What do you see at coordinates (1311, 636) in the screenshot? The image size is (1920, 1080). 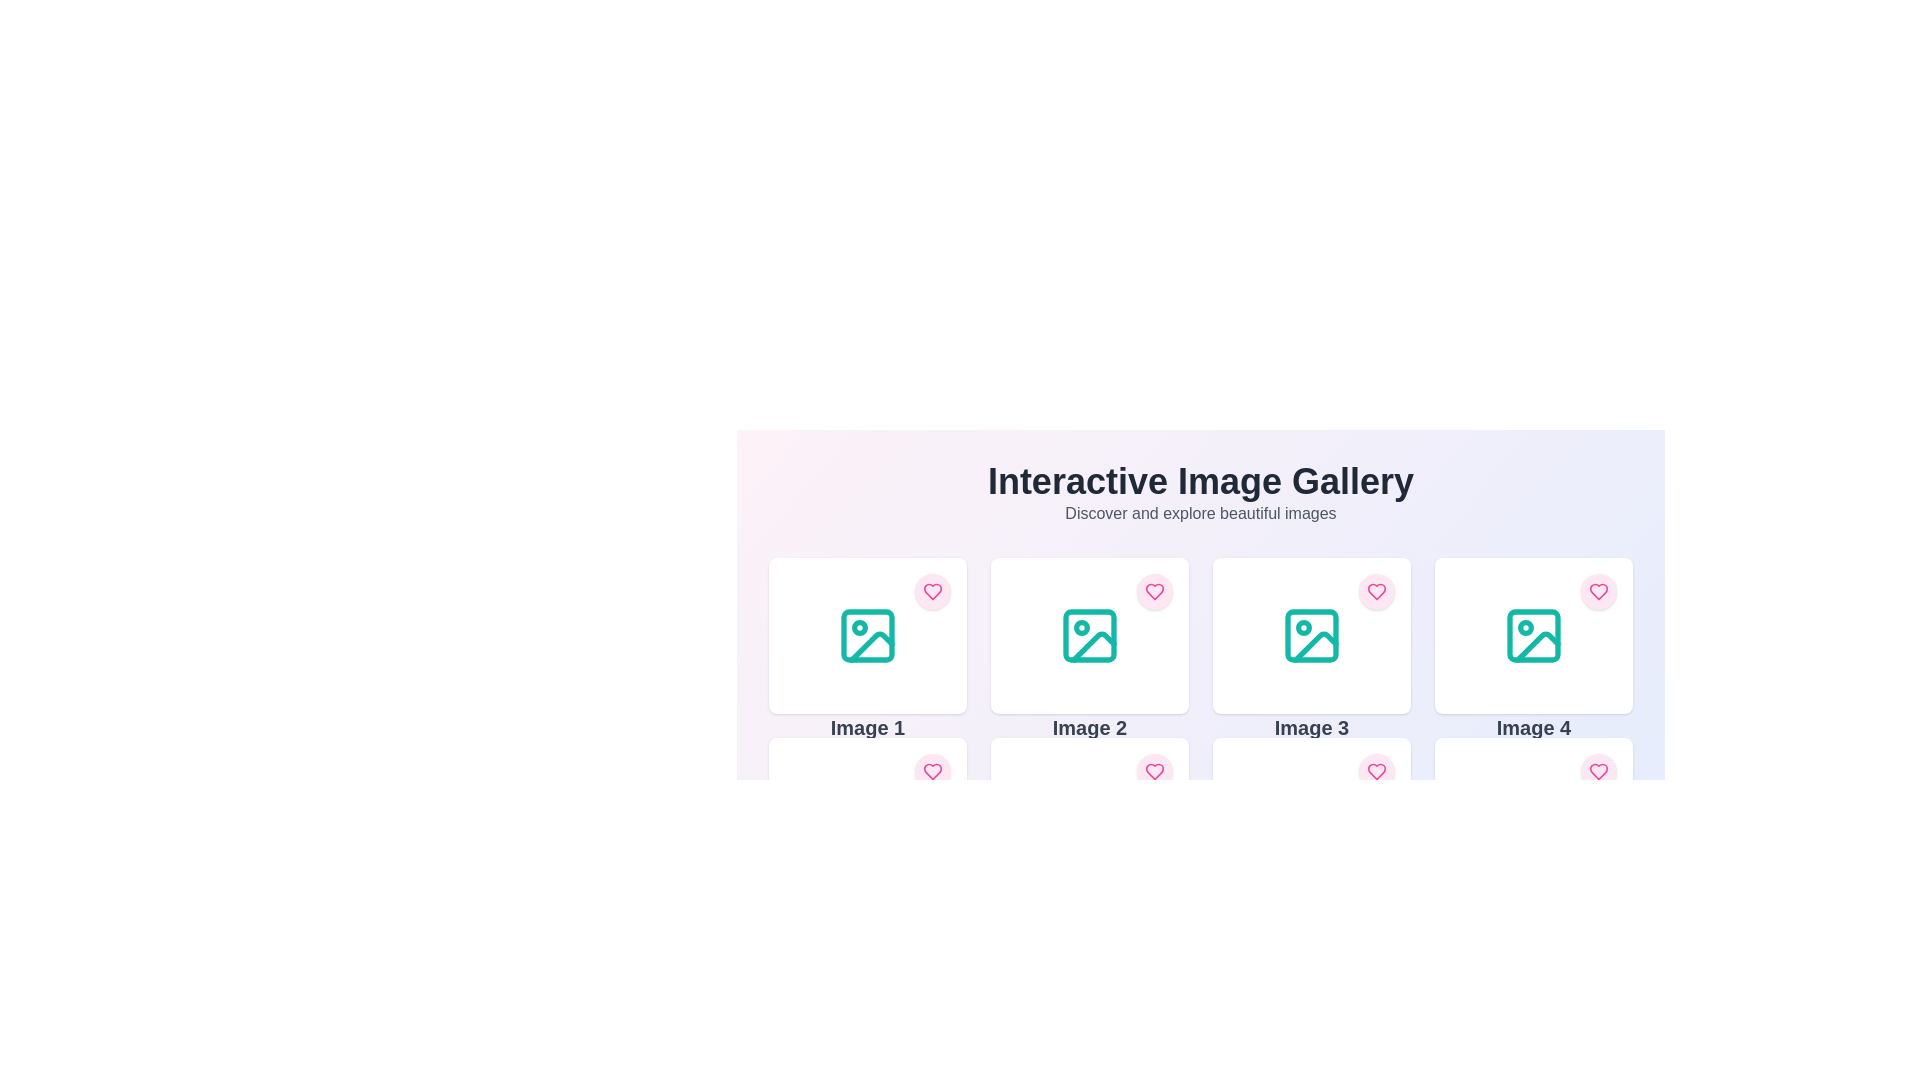 I see `the third card in the top row of the image gallery` at bounding box center [1311, 636].